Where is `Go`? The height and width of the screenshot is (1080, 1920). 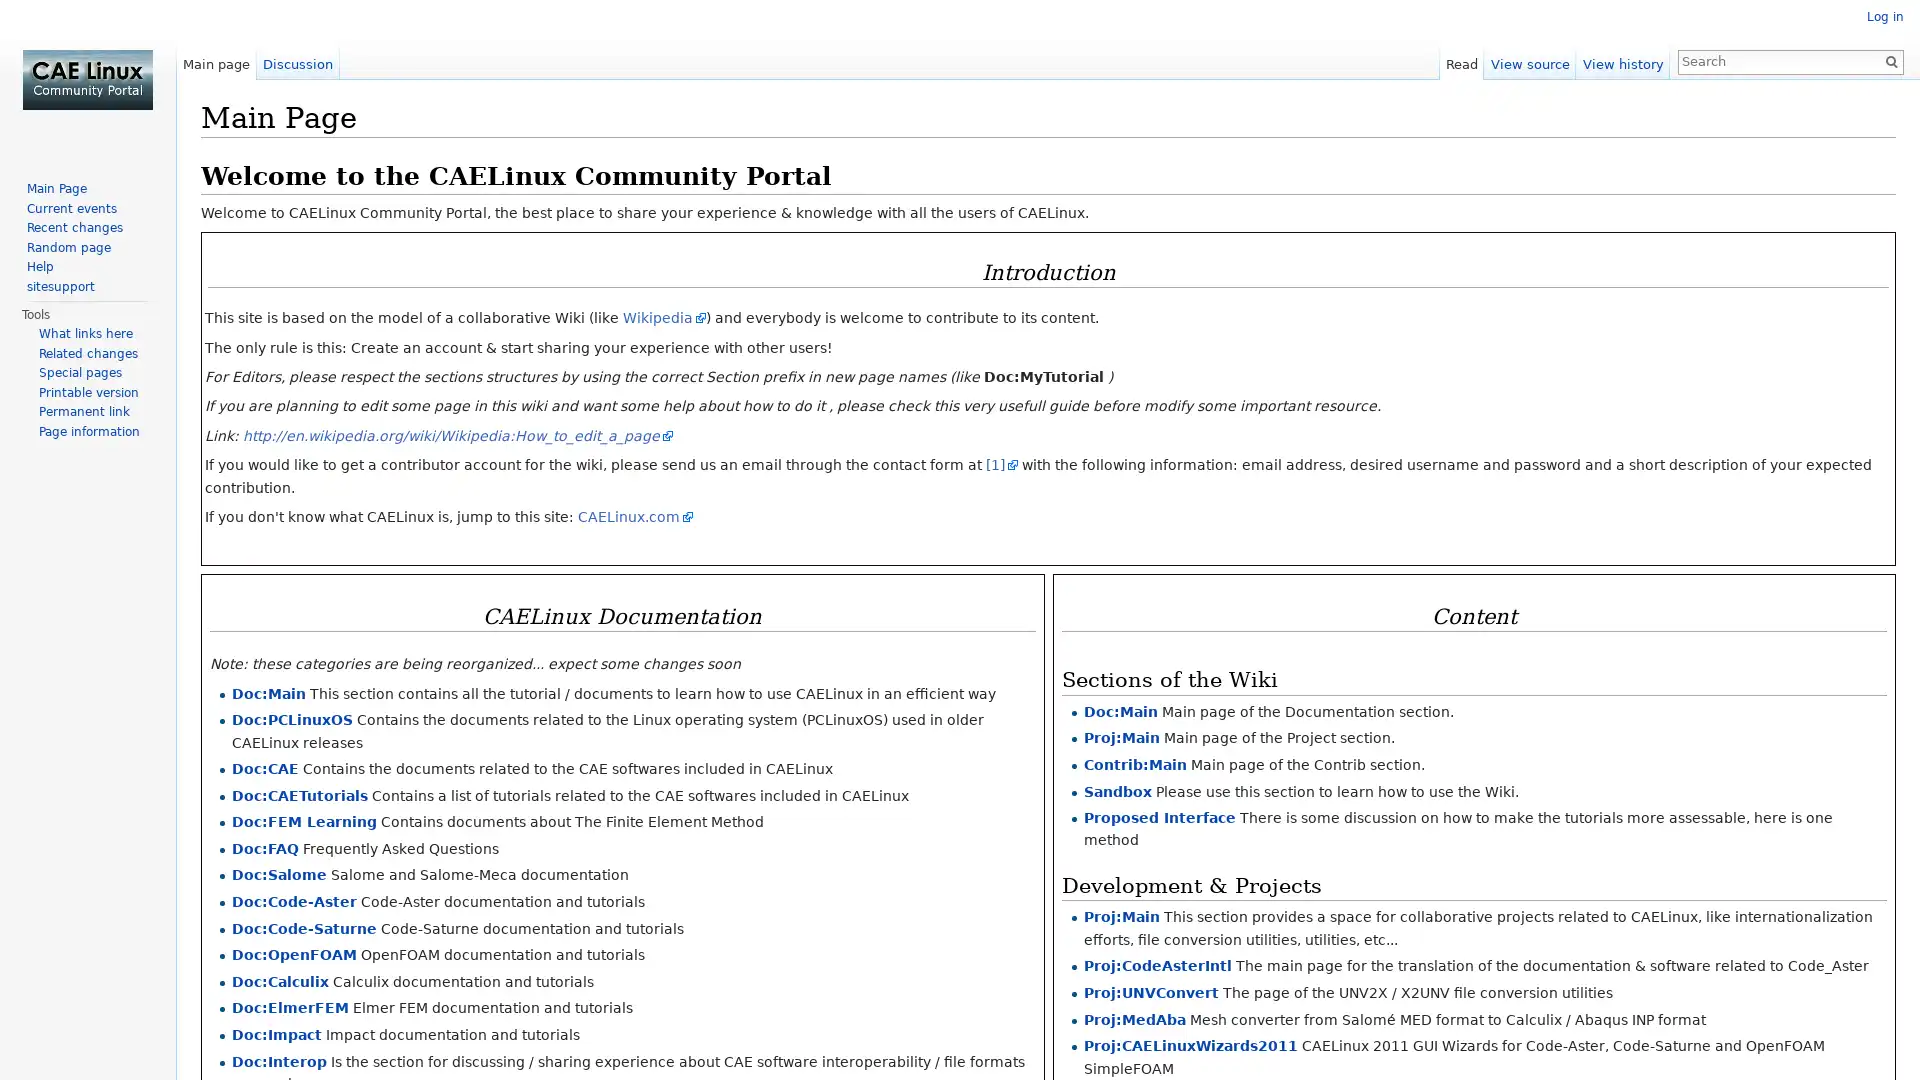 Go is located at coordinates (1890, 60).